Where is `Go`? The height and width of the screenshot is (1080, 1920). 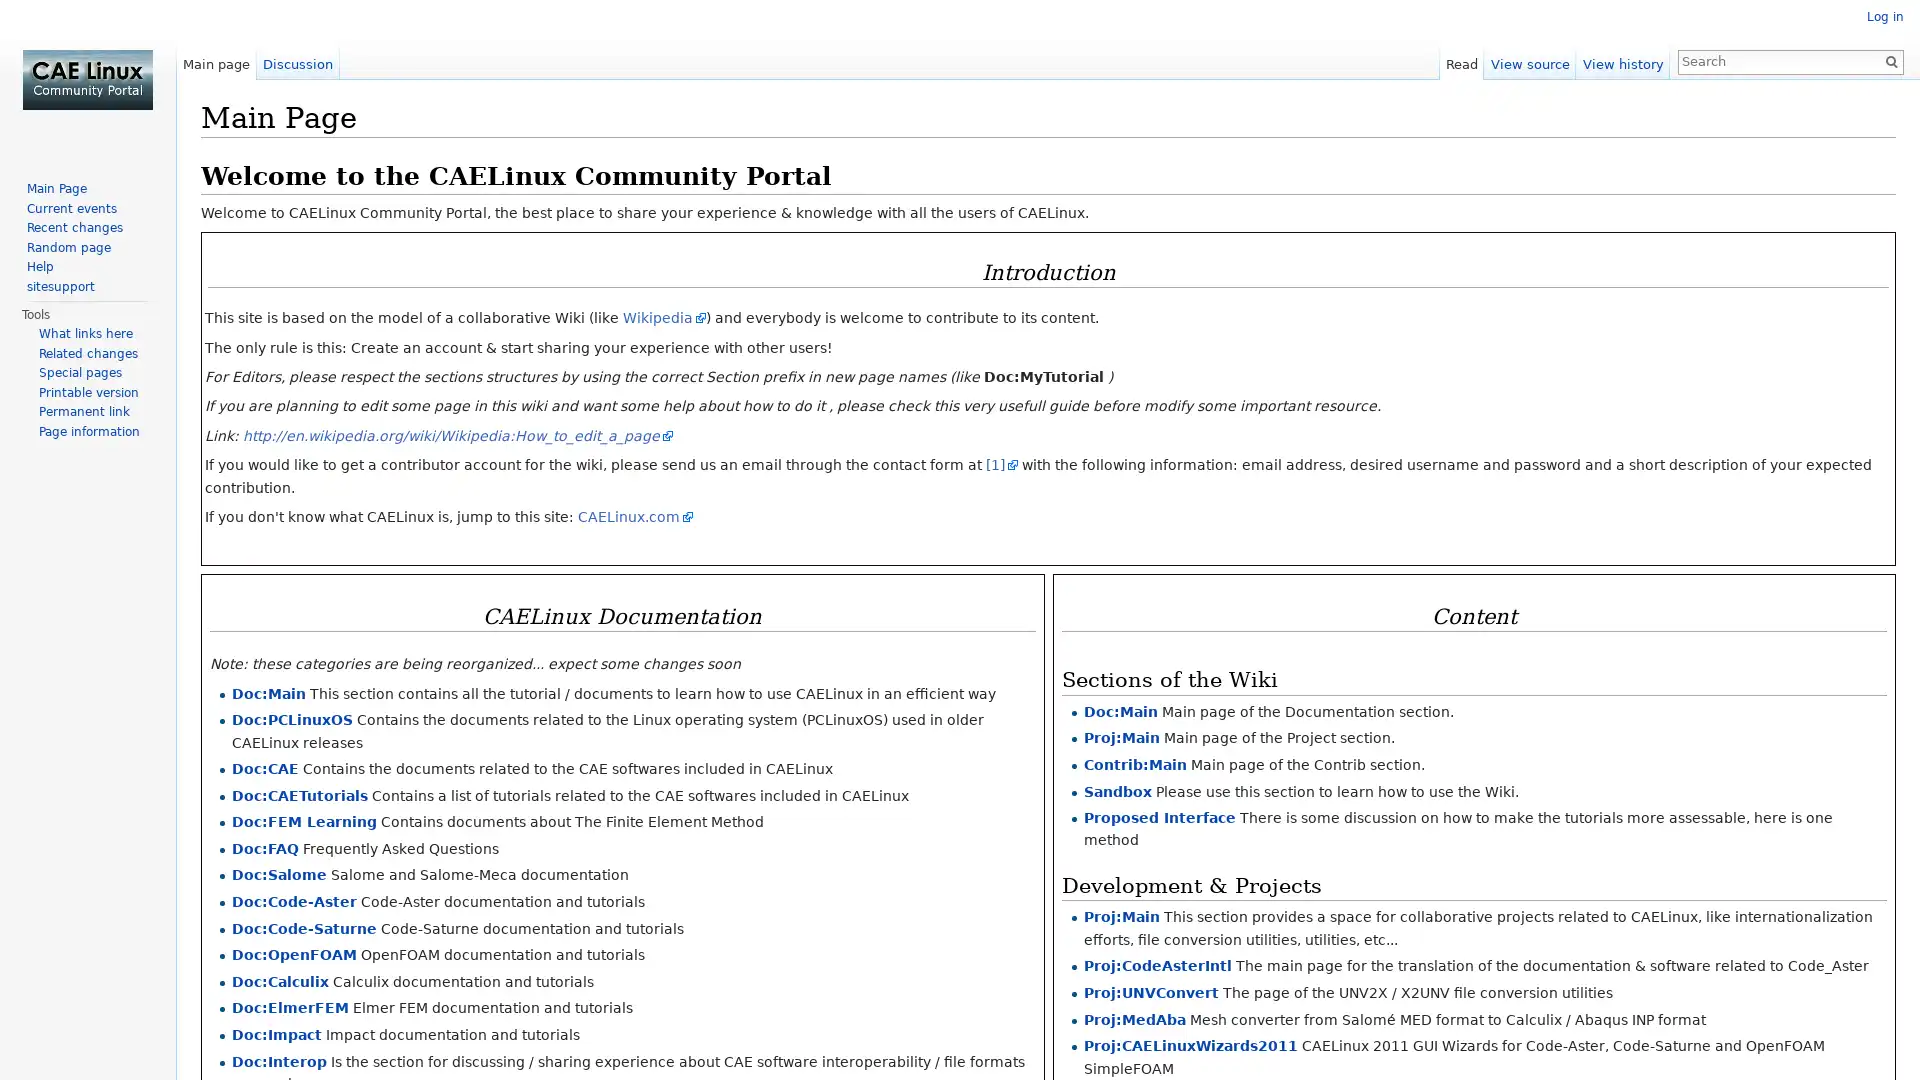 Go is located at coordinates (1890, 60).